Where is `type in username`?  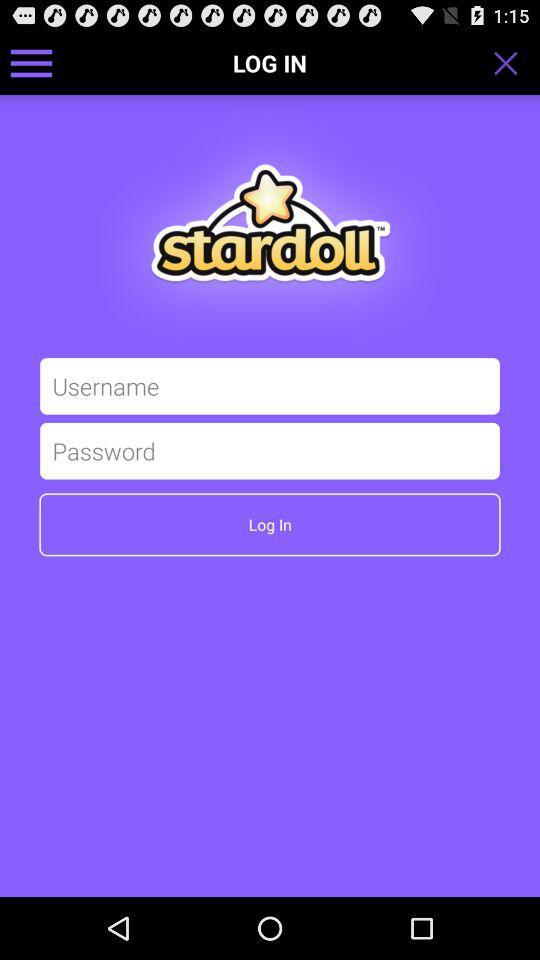 type in username is located at coordinates (270, 385).